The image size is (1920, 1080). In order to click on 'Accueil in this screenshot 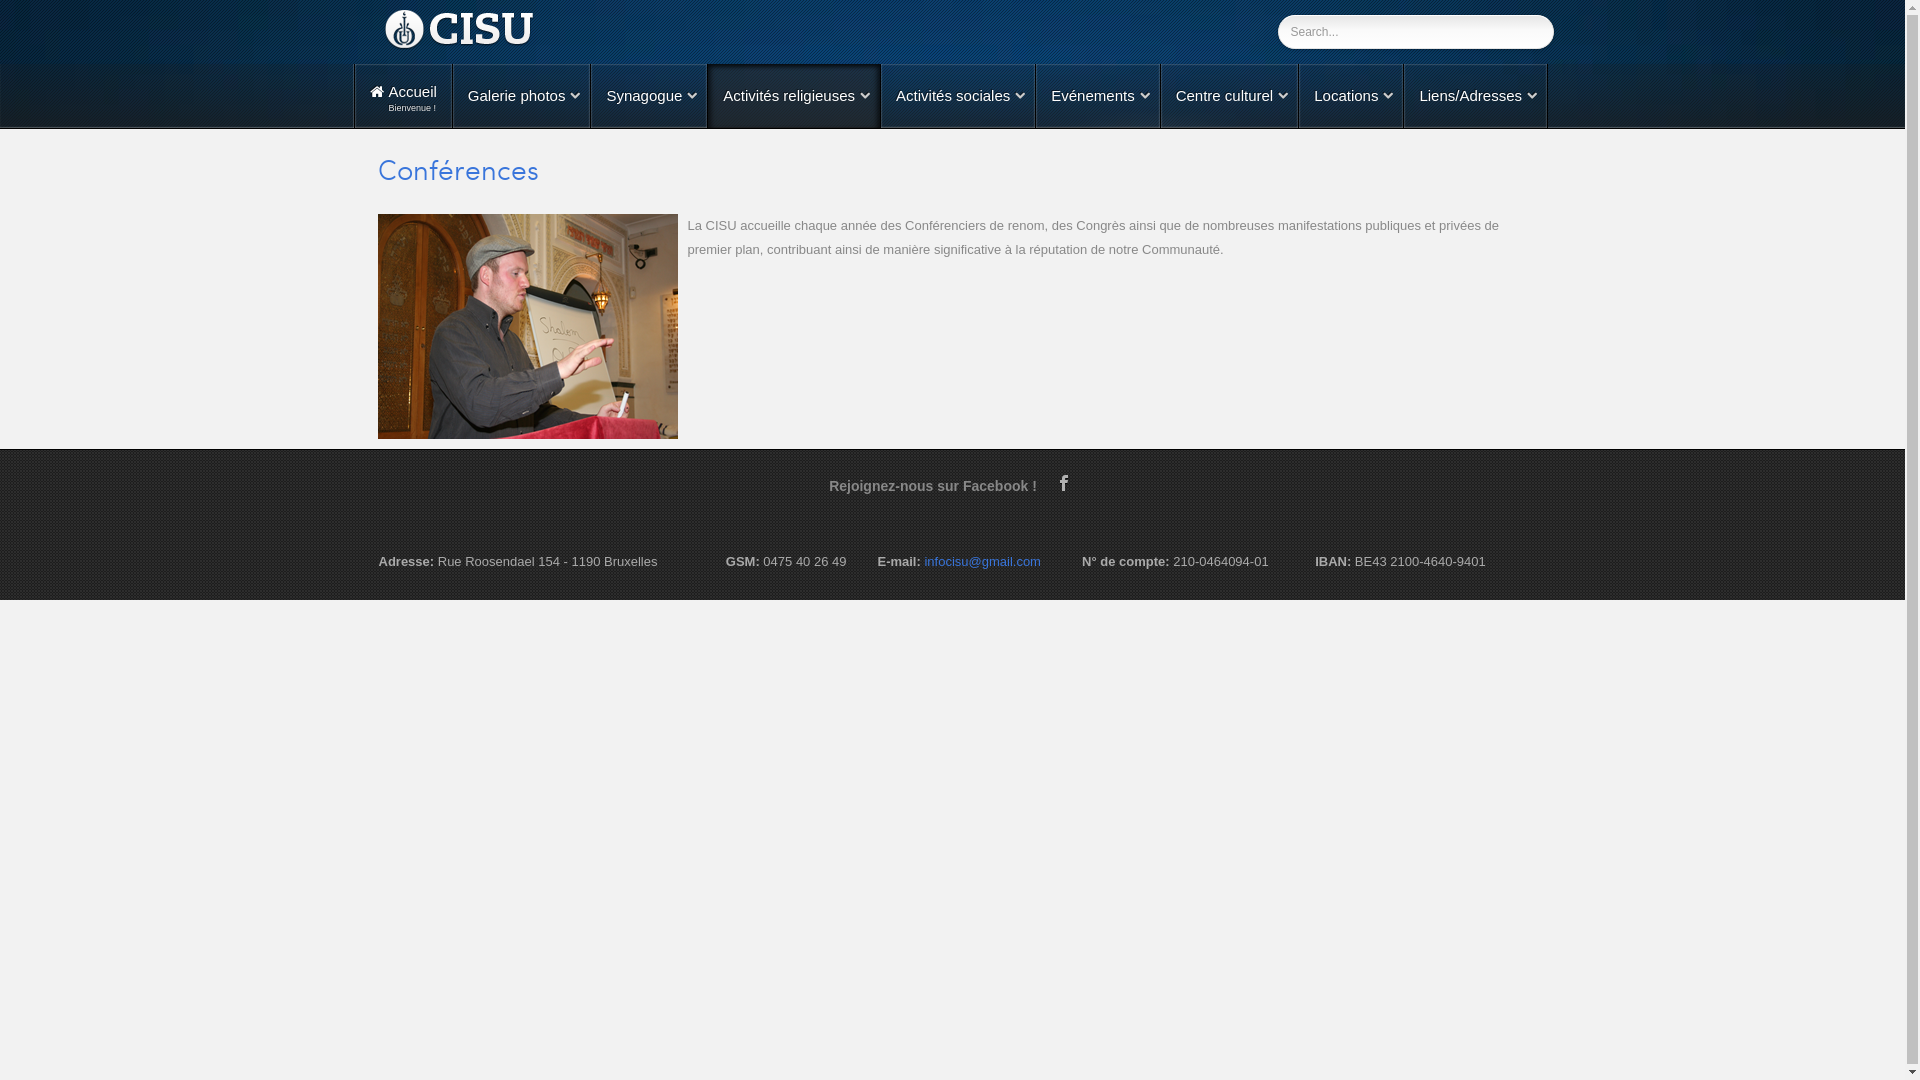, I will do `click(402, 96)`.